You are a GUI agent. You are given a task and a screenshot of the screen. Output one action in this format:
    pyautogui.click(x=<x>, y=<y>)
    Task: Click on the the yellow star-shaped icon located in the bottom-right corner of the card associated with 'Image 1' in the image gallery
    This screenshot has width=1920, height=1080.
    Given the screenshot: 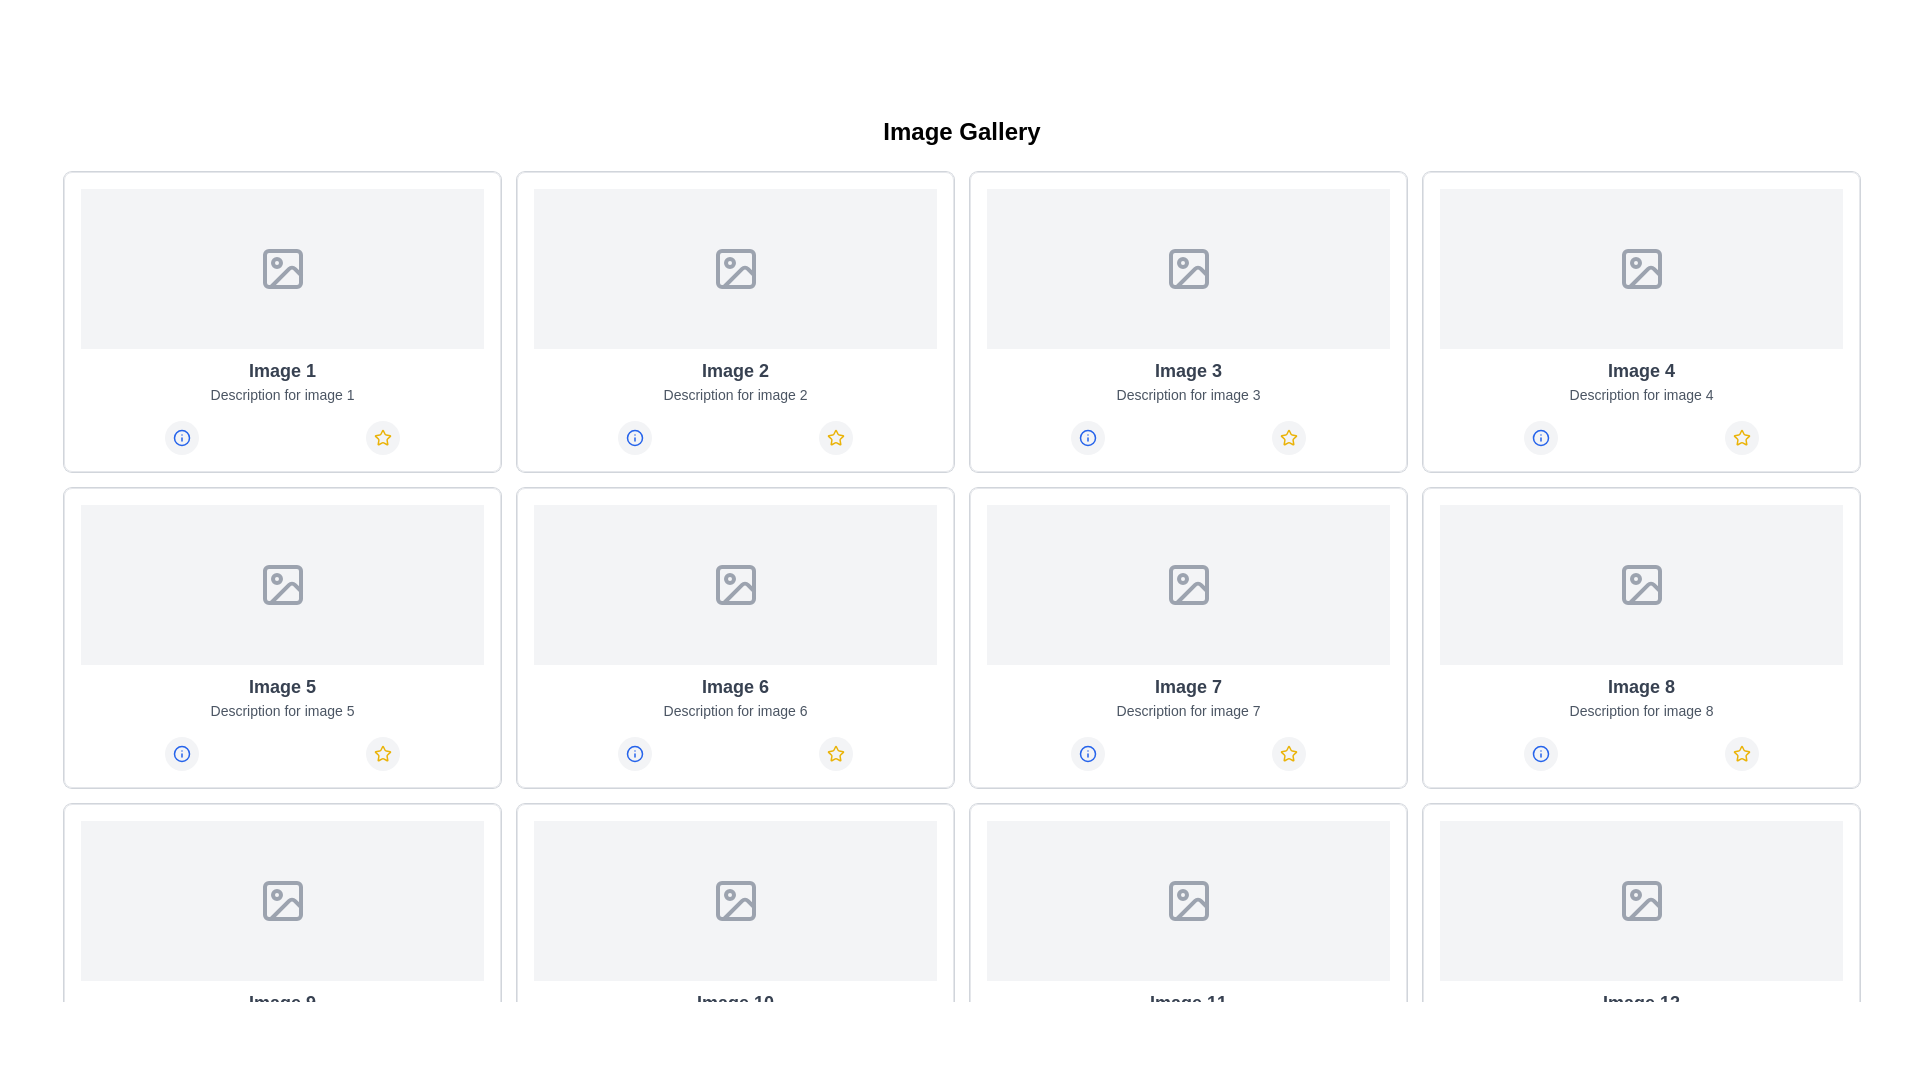 What is the action you would take?
    pyautogui.click(x=383, y=437)
    